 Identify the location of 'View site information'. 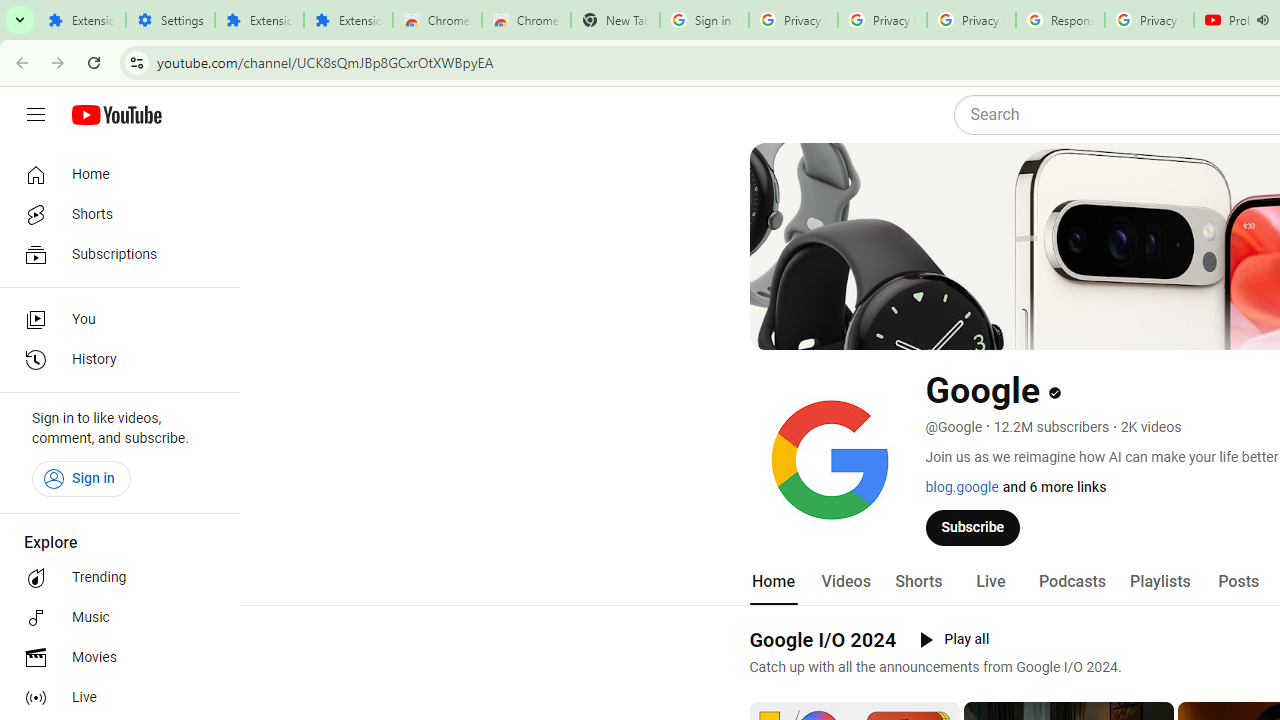
(135, 61).